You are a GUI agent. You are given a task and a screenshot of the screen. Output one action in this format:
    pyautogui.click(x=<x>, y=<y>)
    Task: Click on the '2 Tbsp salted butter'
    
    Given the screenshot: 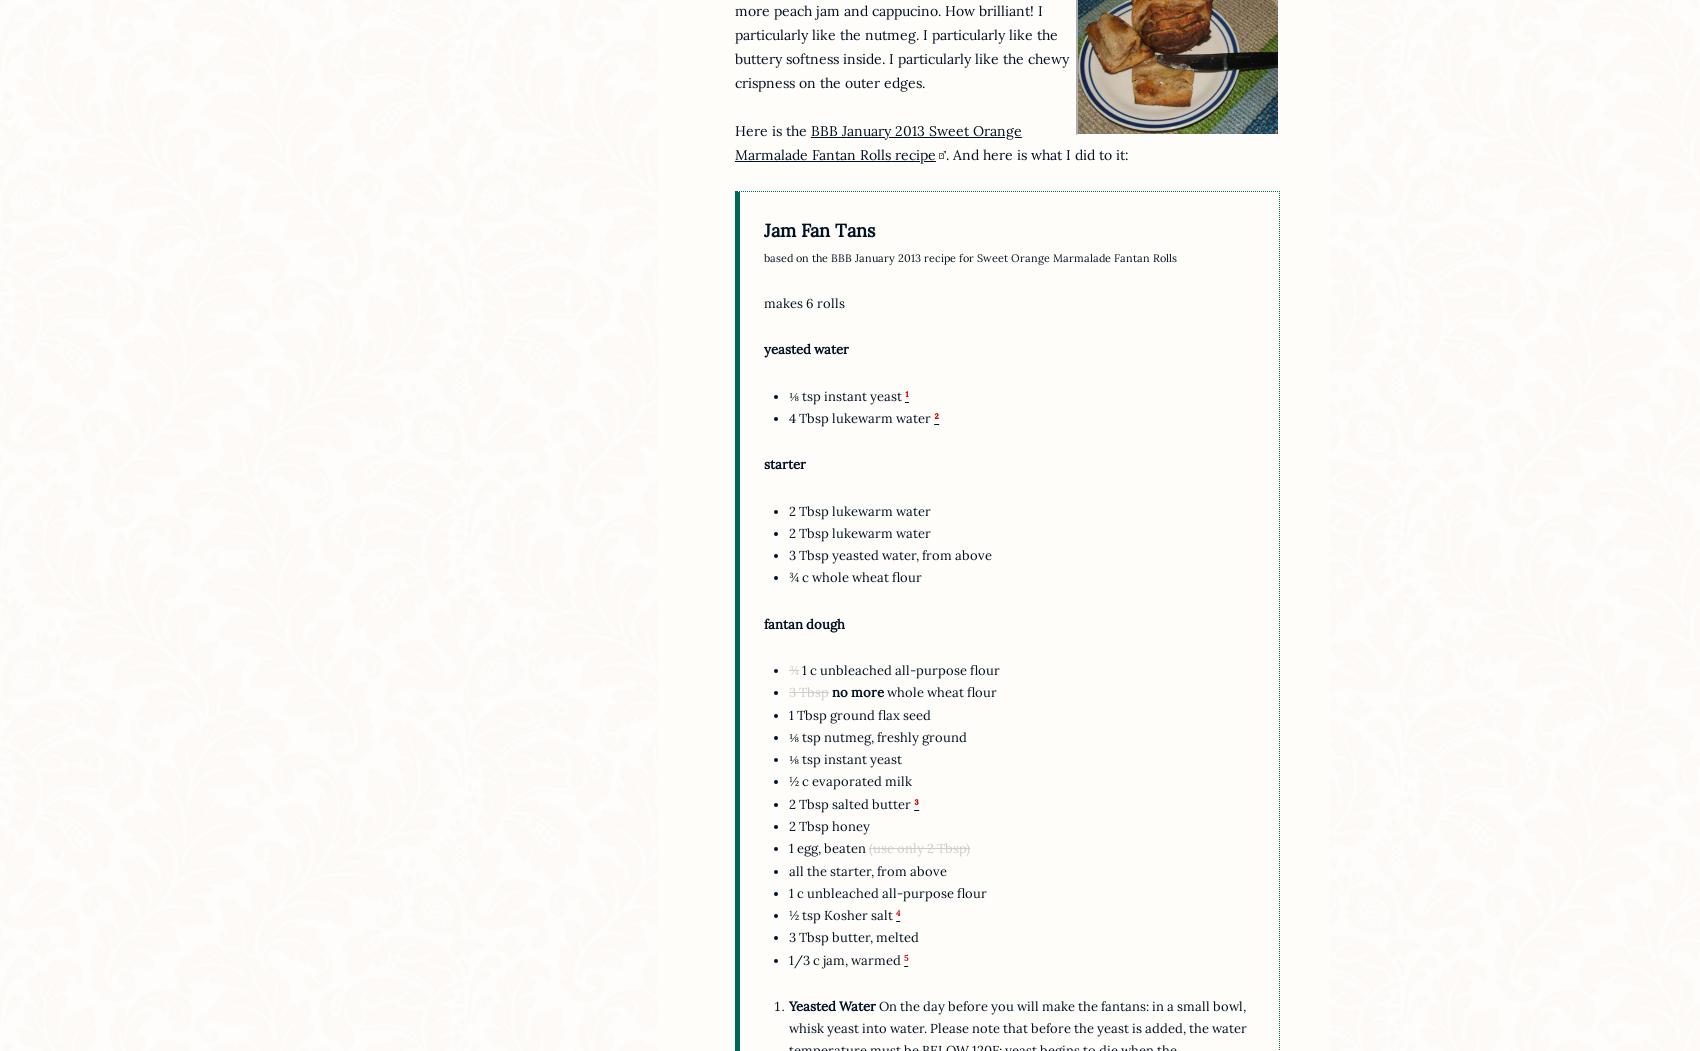 What is the action you would take?
    pyautogui.click(x=851, y=802)
    